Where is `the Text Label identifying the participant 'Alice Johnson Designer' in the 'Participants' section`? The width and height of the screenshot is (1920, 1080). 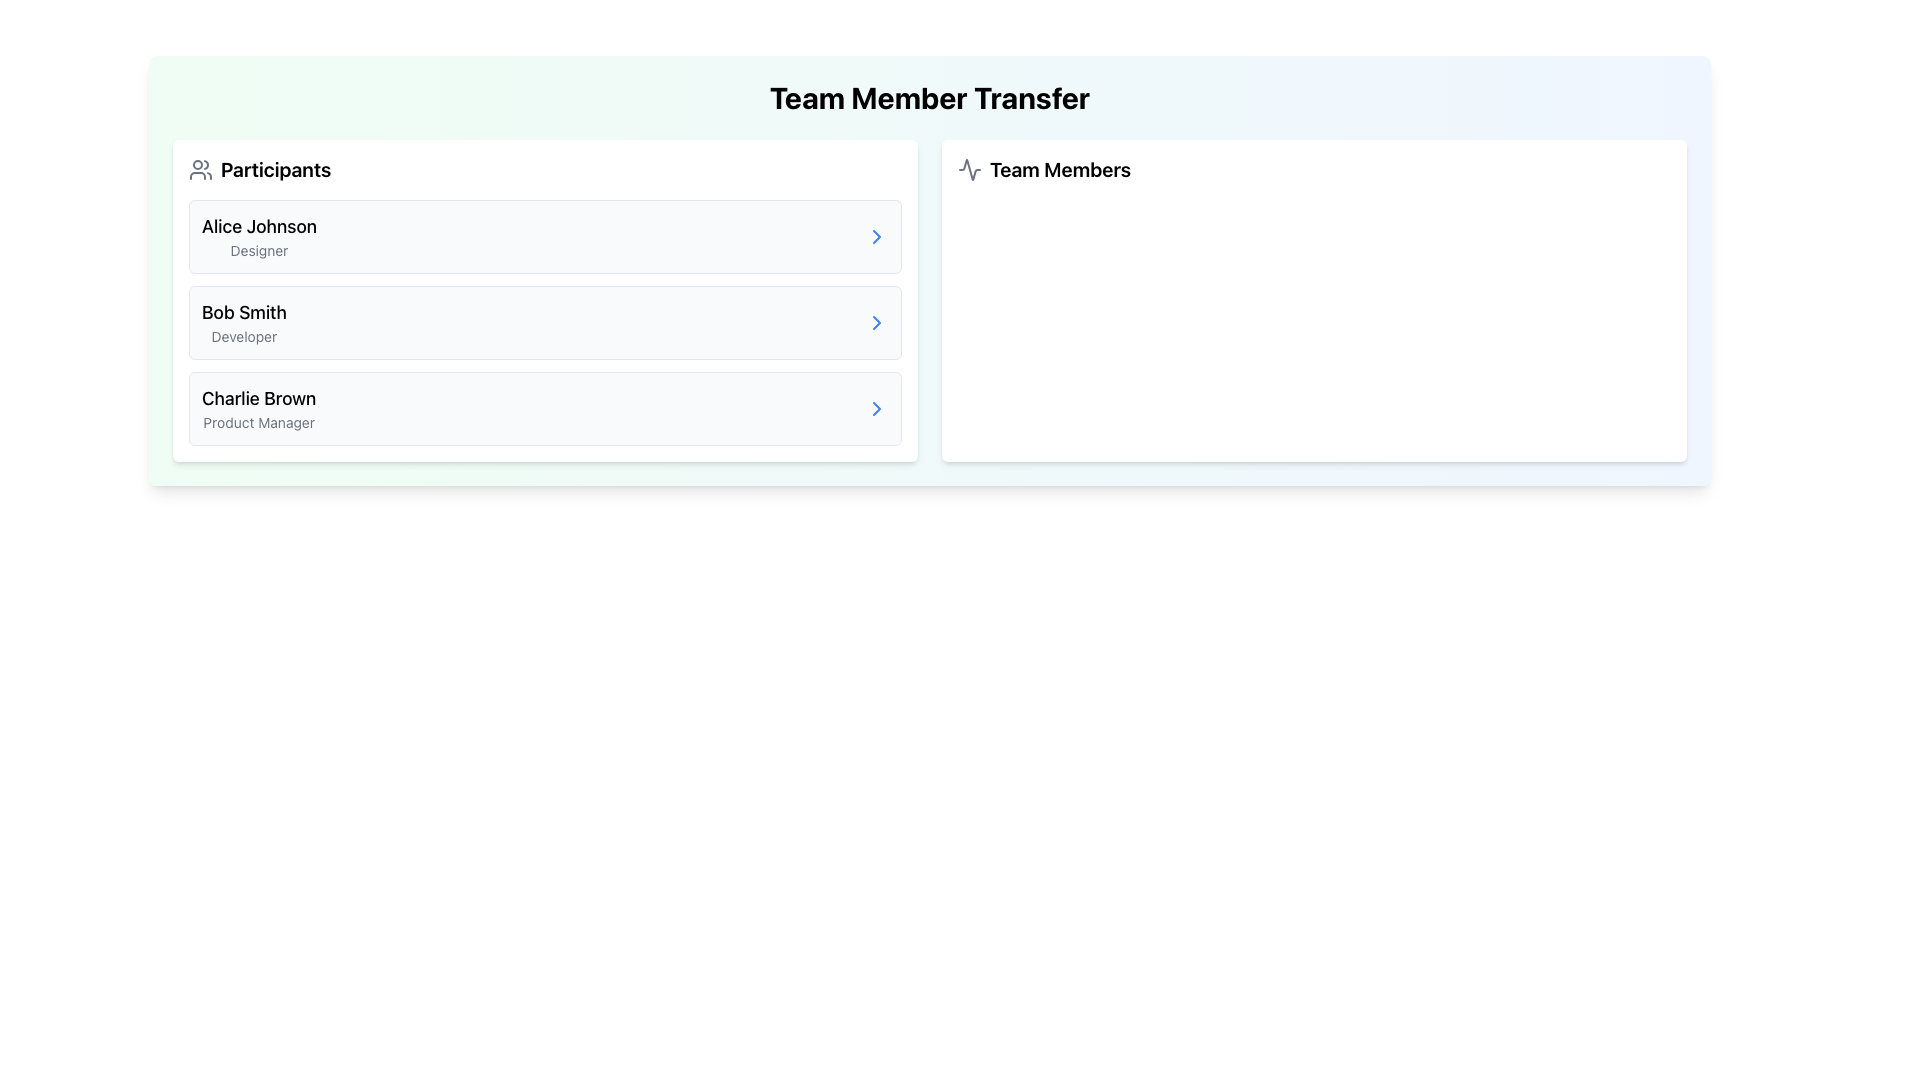 the Text Label identifying the participant 'Alice Johnson Designer' in the 'Participants' section is located at coordinates (258, 226).